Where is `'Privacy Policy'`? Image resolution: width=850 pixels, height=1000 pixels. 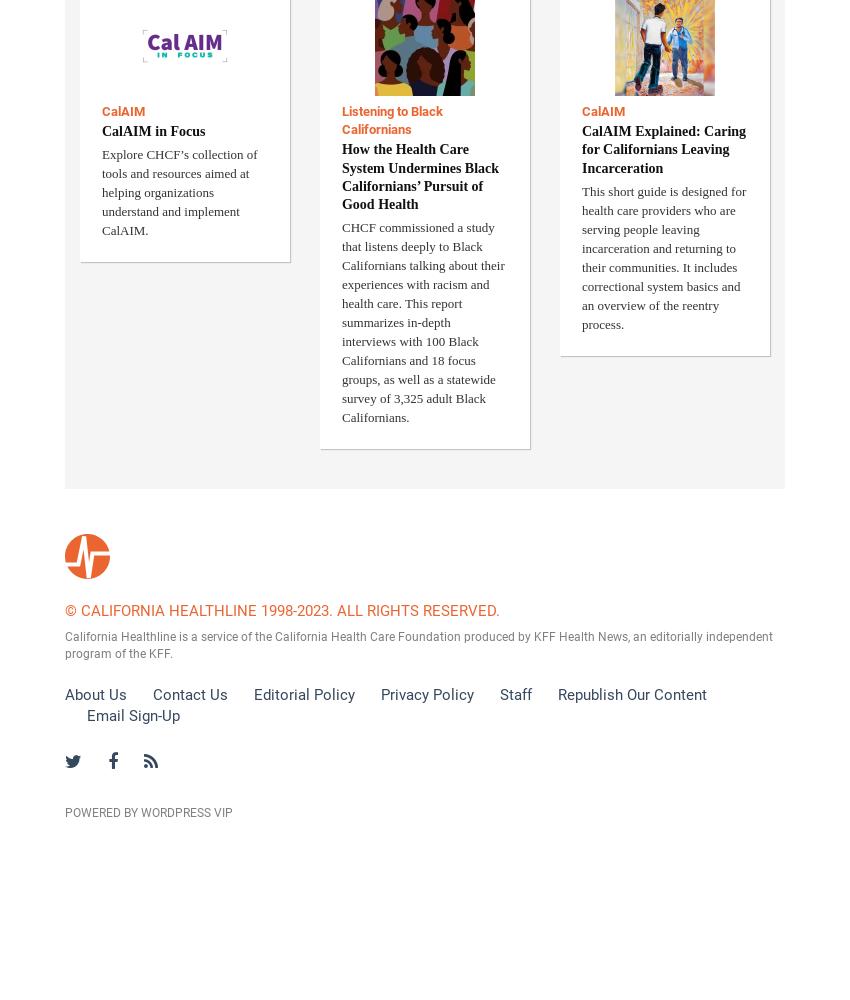 'Privacy Policy' is located at coordinates (379, 693).